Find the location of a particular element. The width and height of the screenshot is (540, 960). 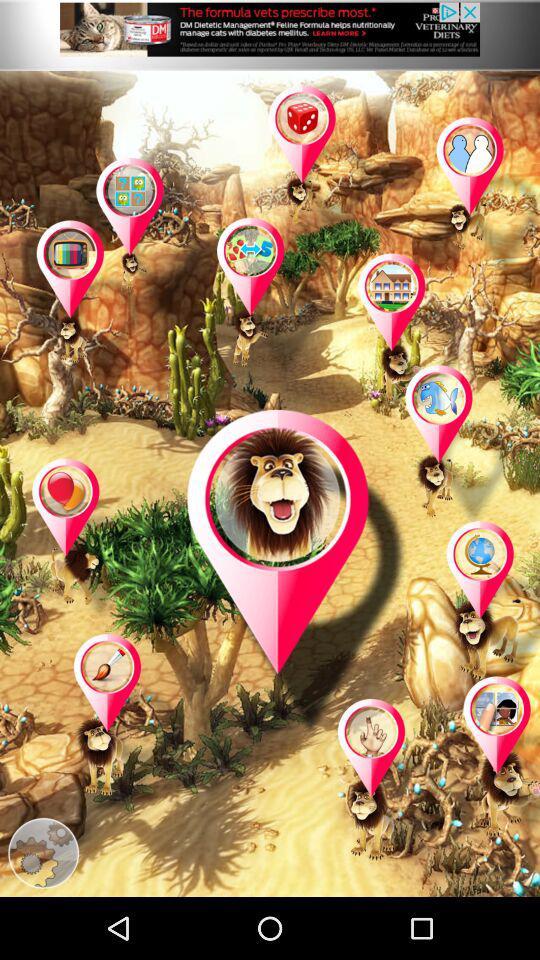

open selected game is located at coordinates (270, 298).